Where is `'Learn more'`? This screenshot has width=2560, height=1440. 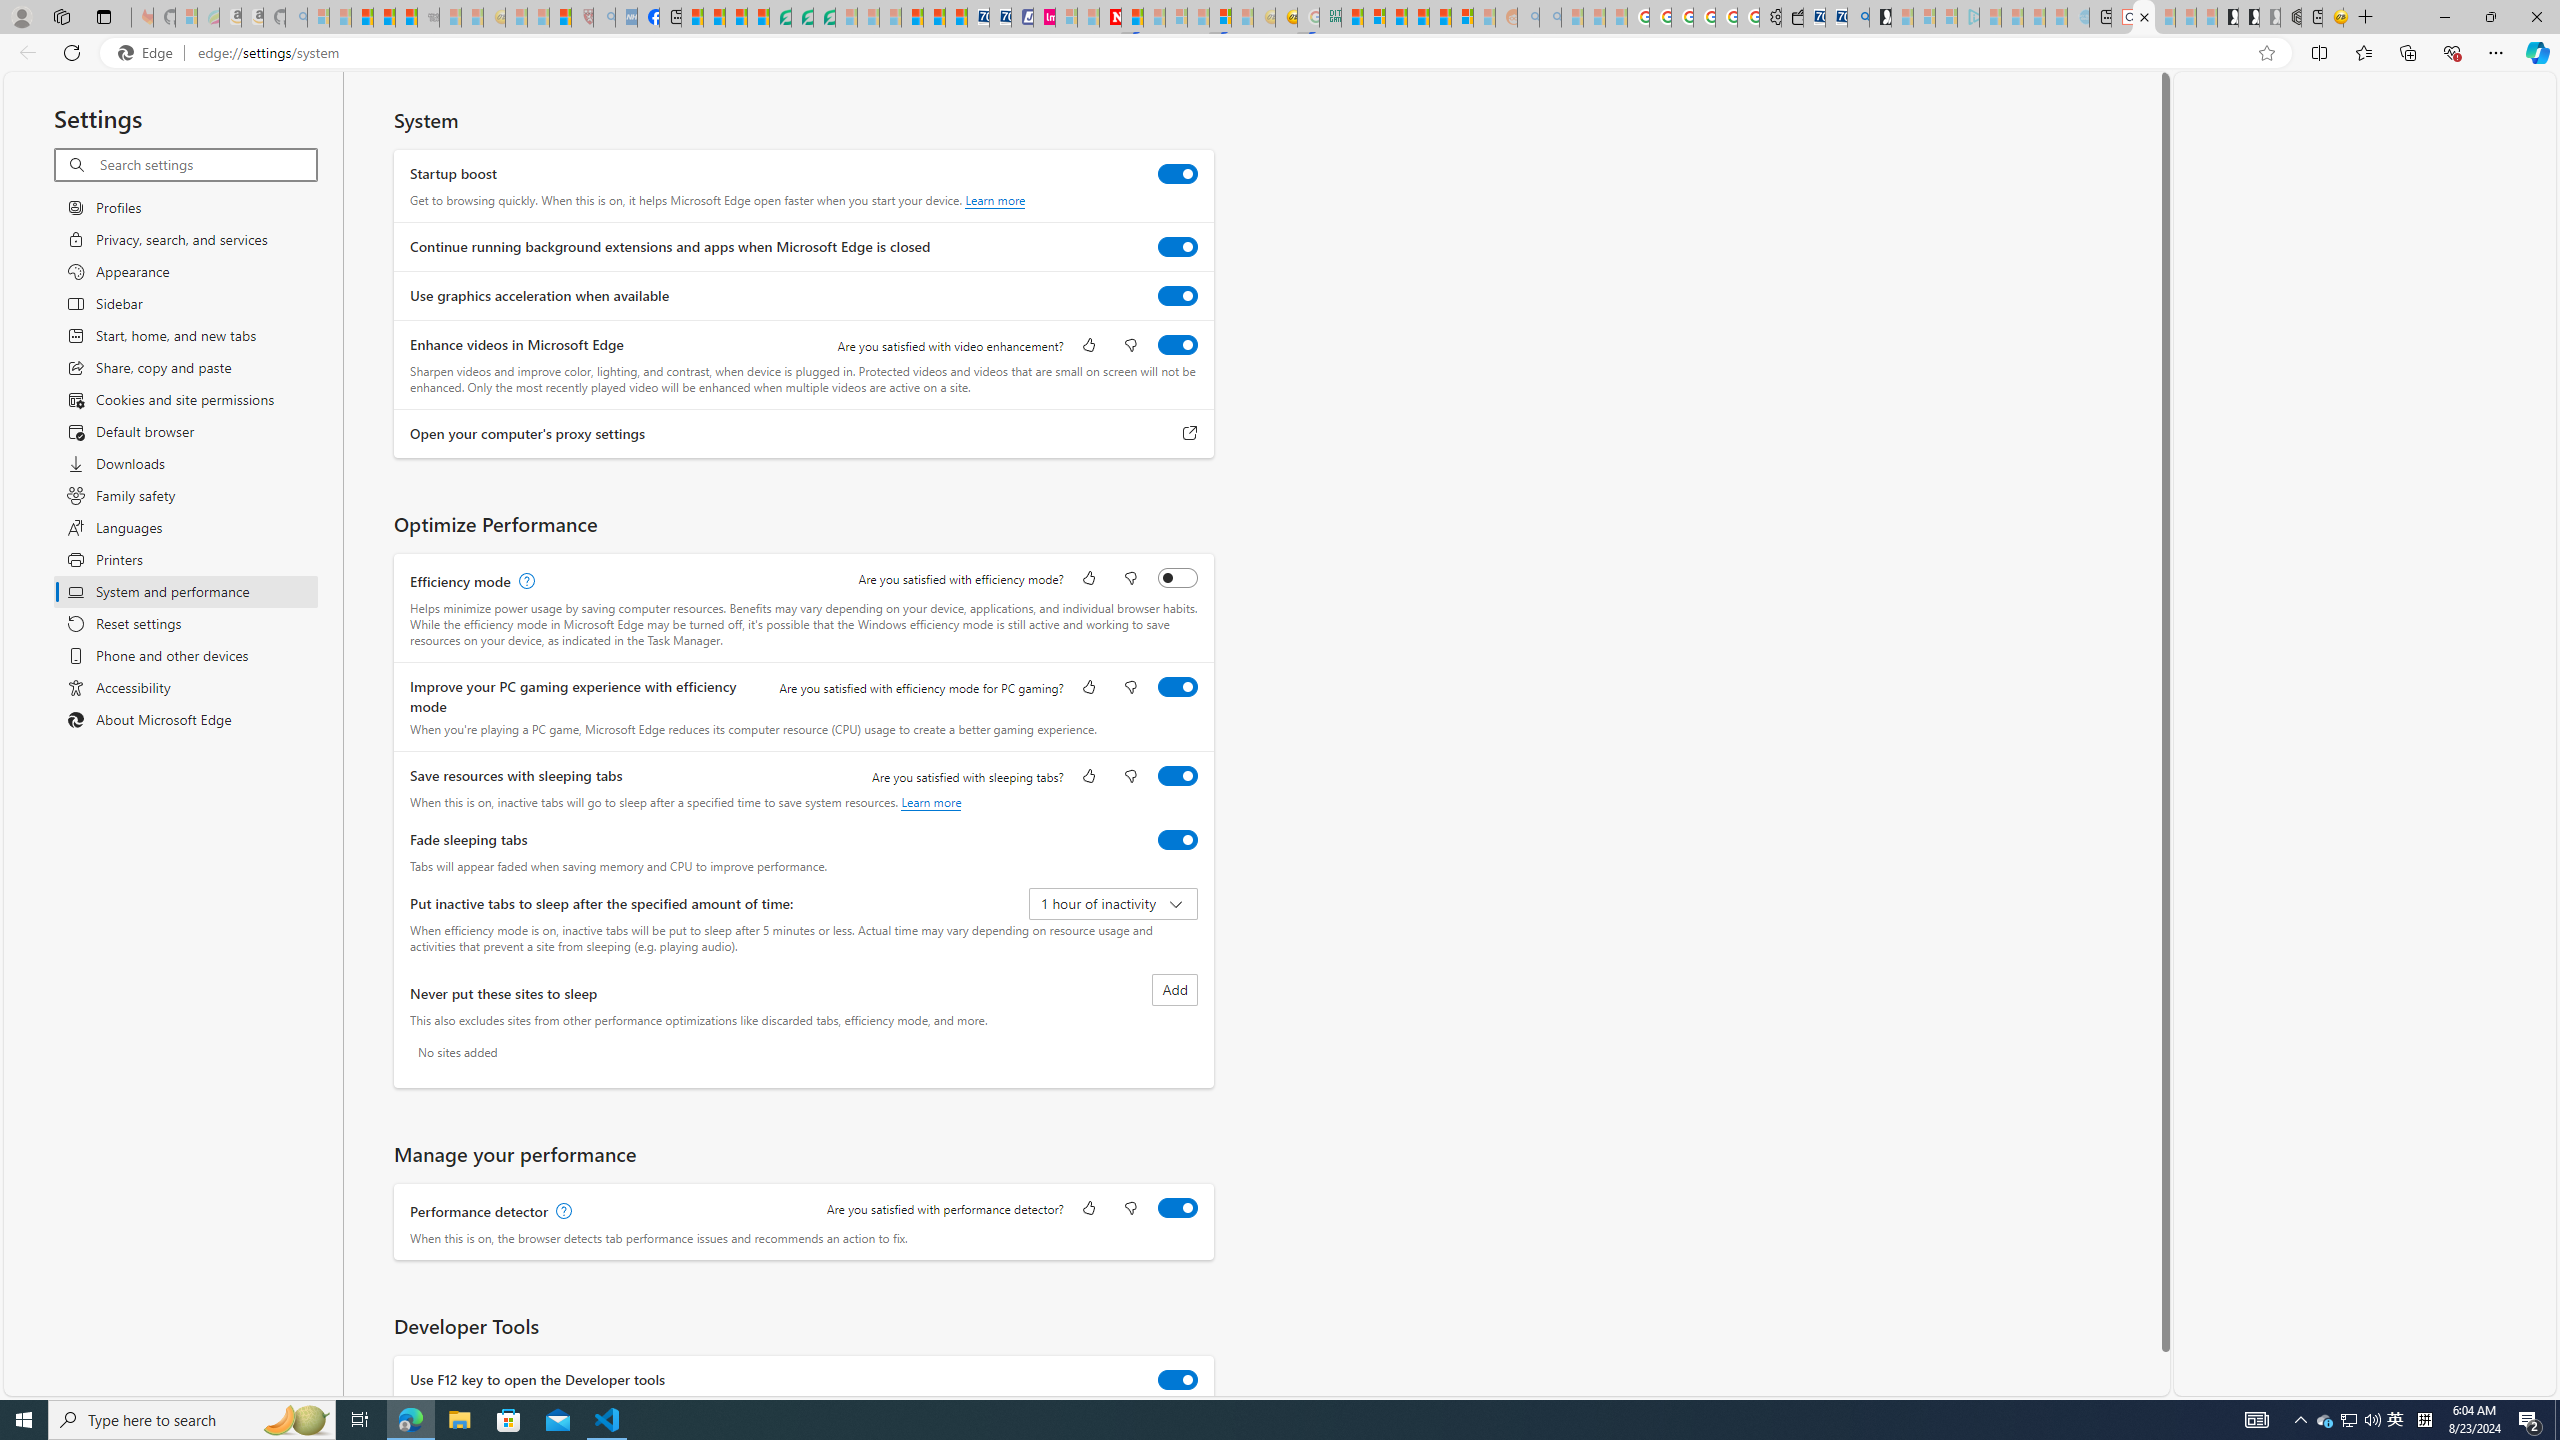
'Learn more' is located at coordinates (930, 801).